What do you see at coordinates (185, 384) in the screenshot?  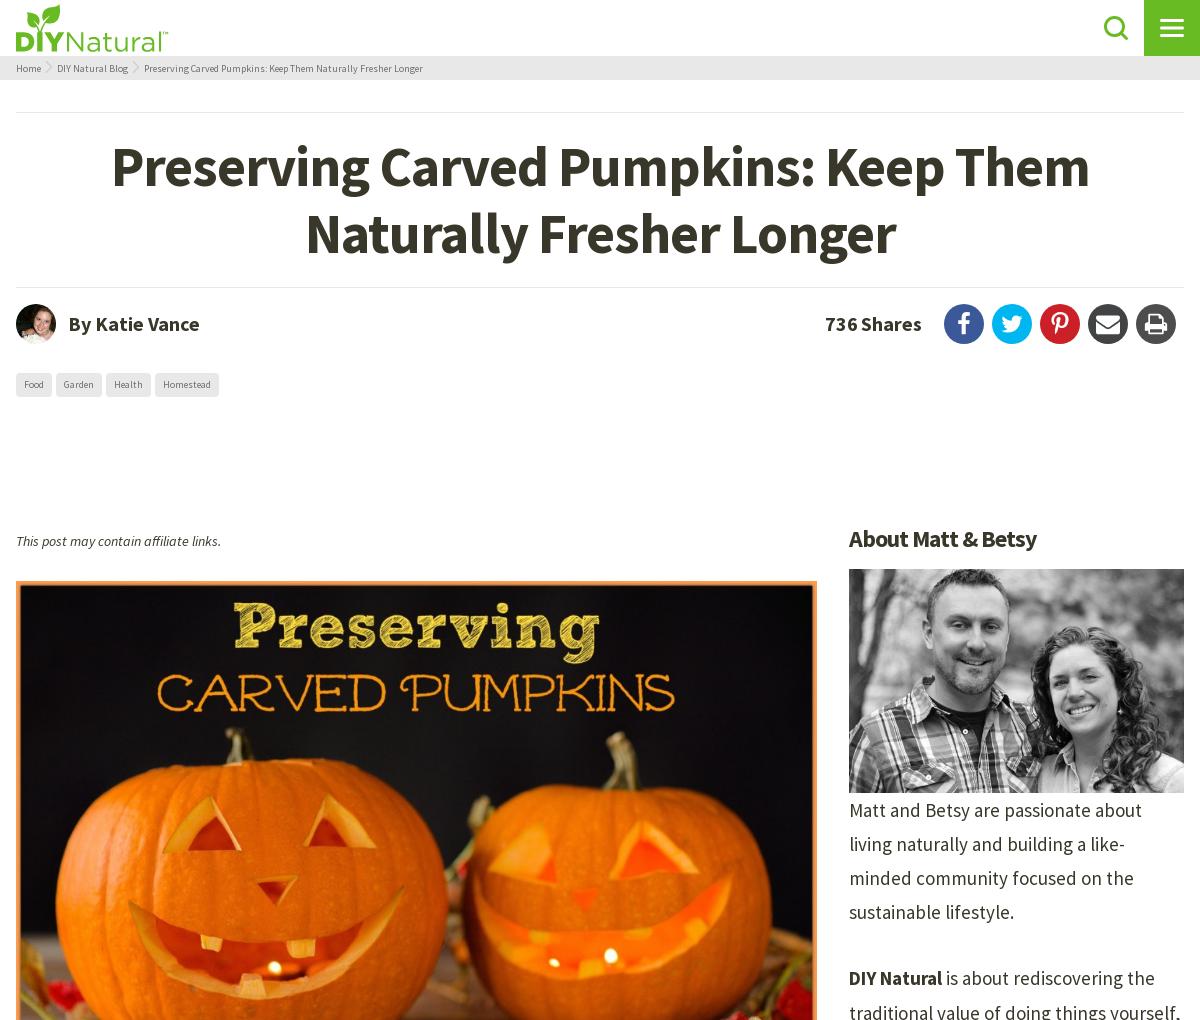 I see `'Homestead'` at bounding box center [185, 384].